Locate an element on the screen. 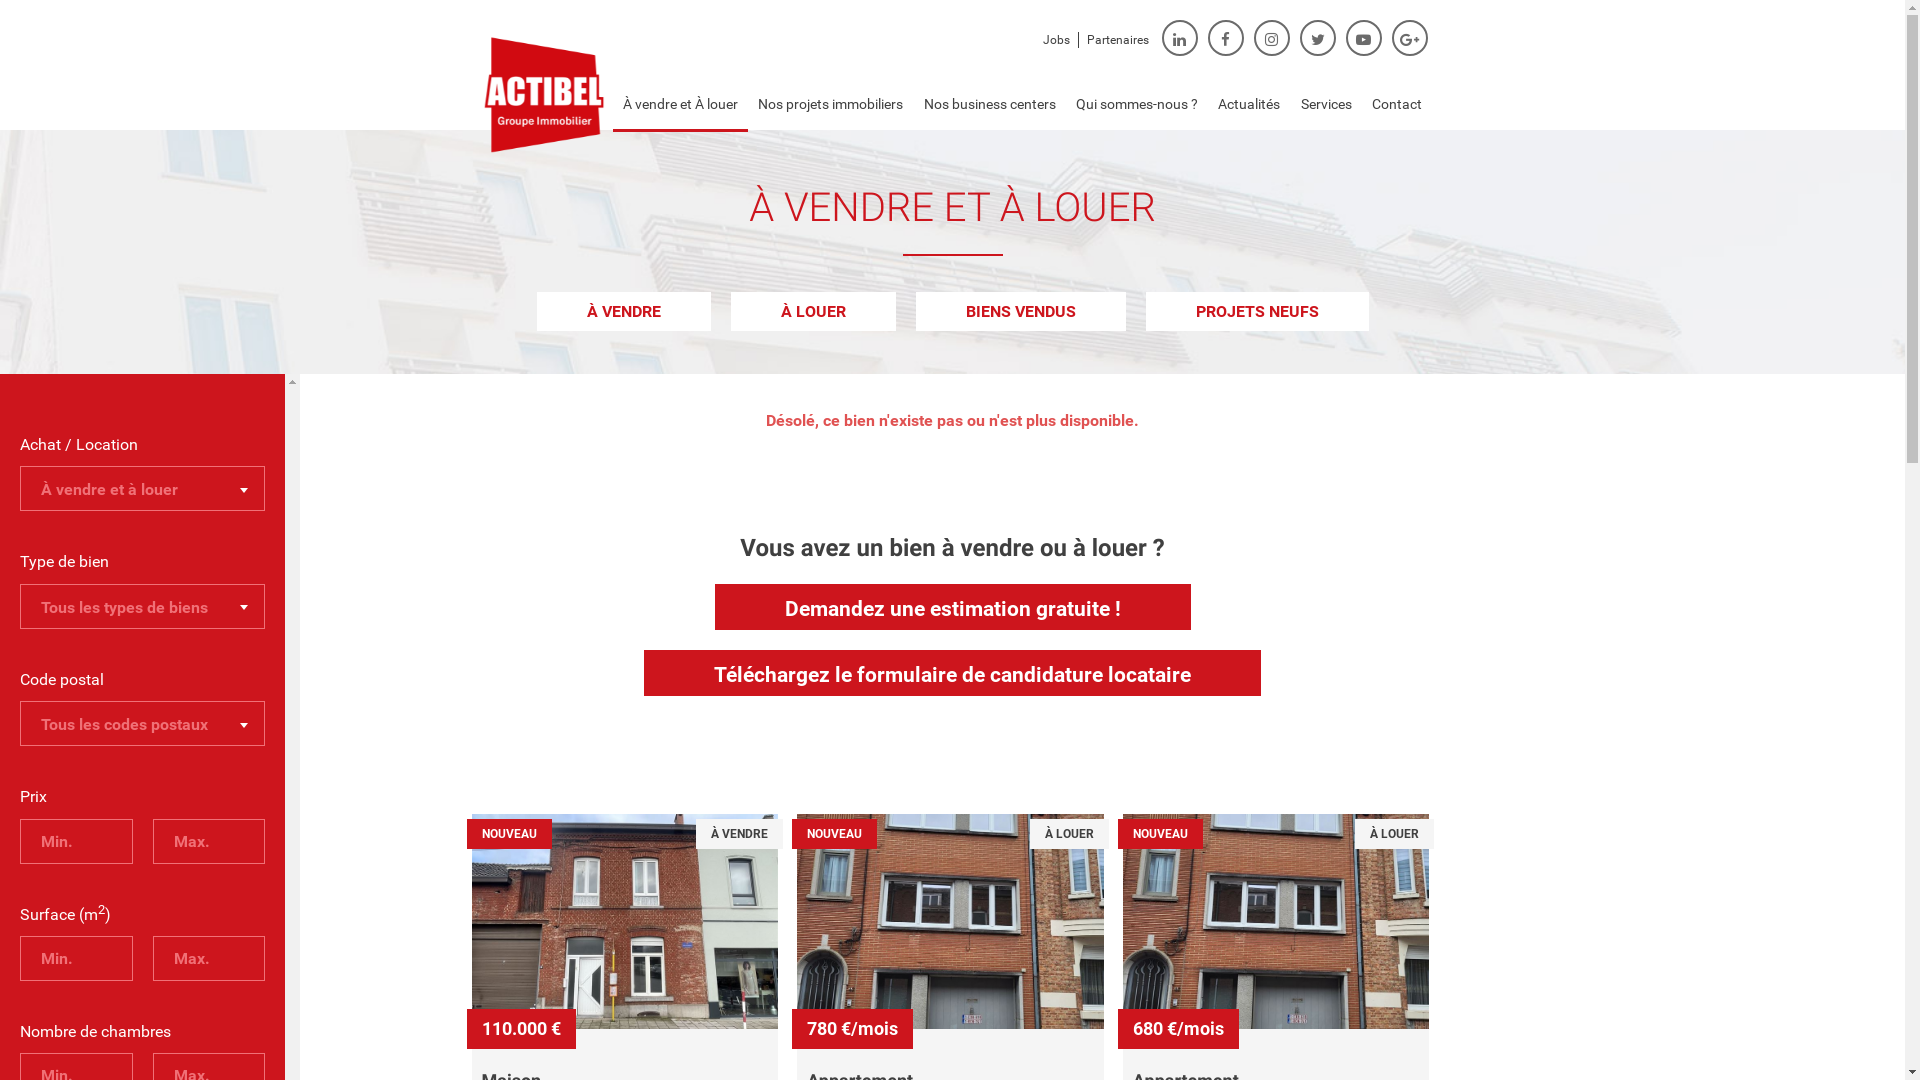  'PROJETS NEUFS' is located at coordinates (1146, 311).